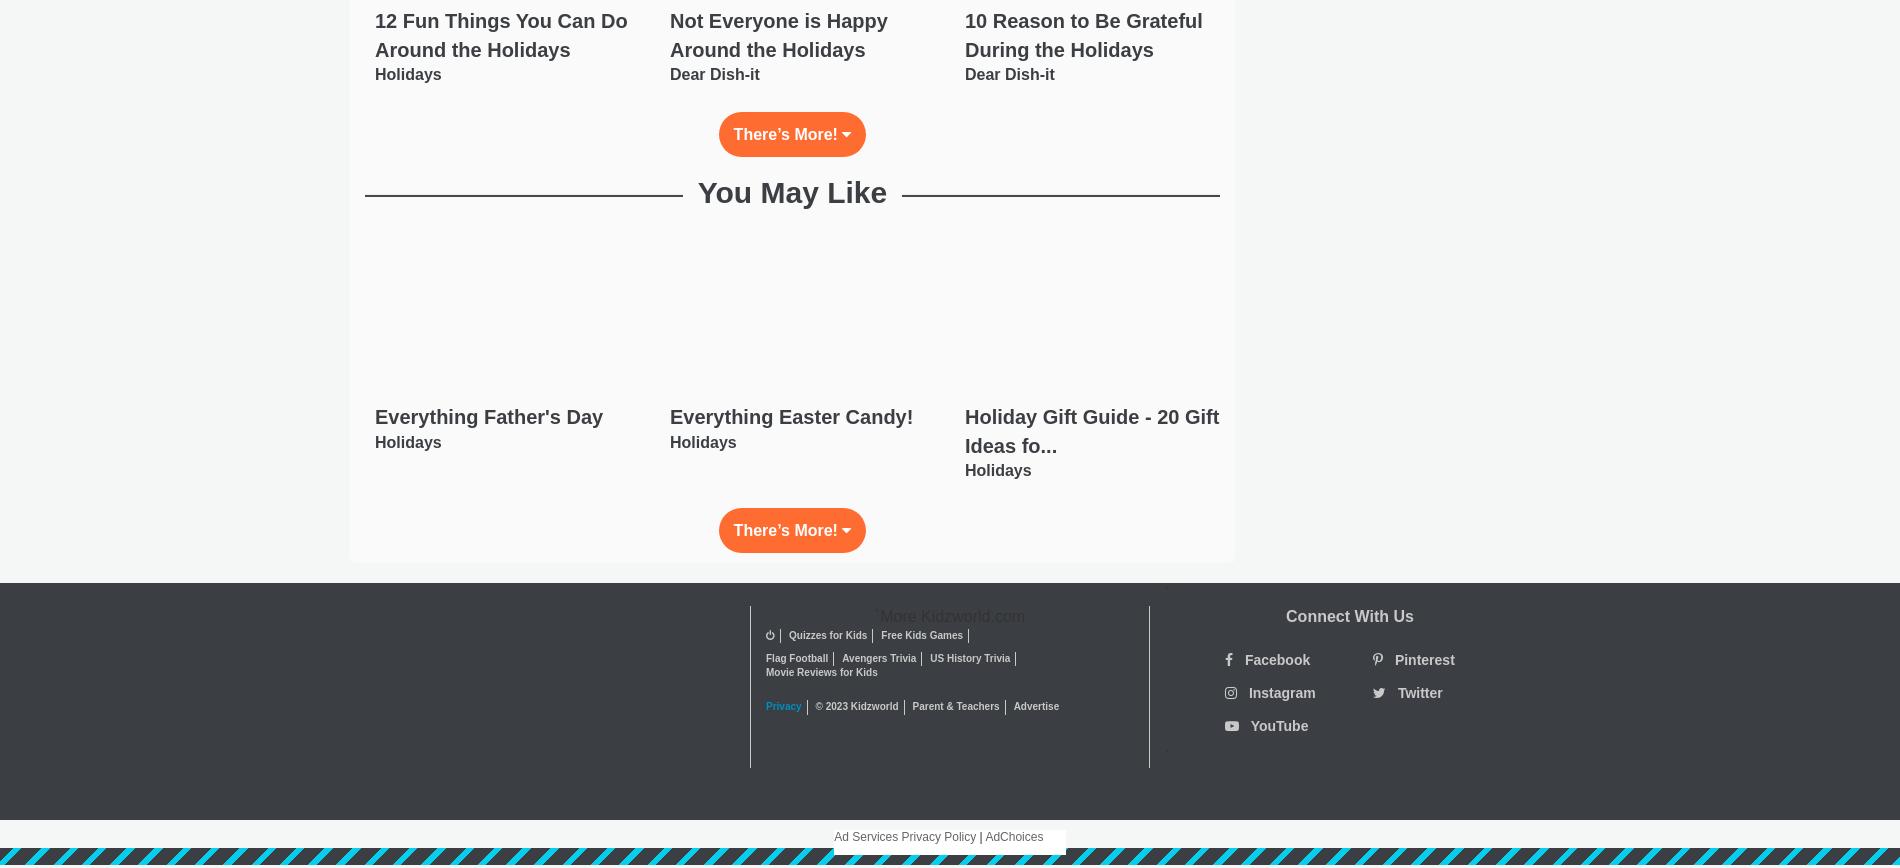  What do you see at coordinates (501, 34) in the screenshot?
I see `'12 Fun Things You Can Do Around the Holidays'` at bounding box center [501, 34].